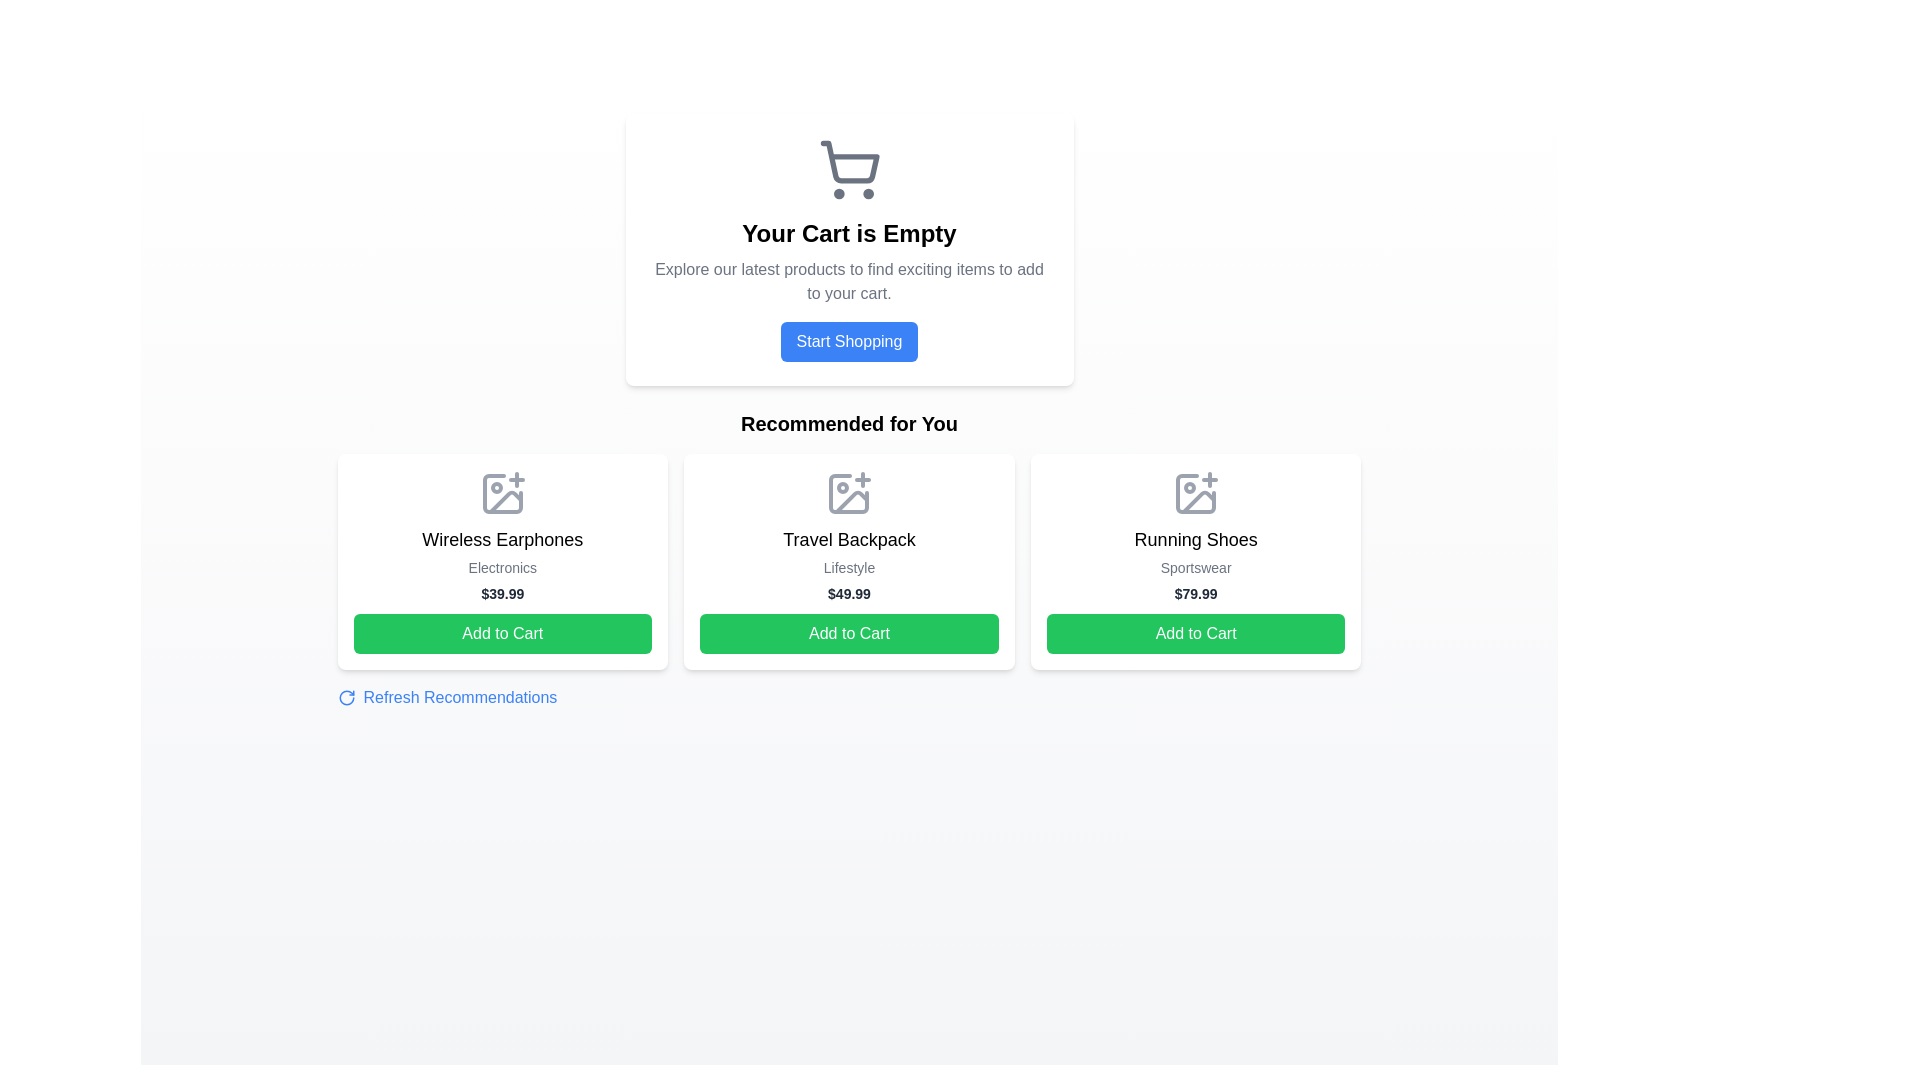 Image resolution: width=1920 pixels, height=1080 pixels. What do you see at coordinates (849, 593) in the screenshot?
I see `the price text label for the 'Travel Backpack' item located in the second recommendation card under the 'Recommended for You' section, which is positioned below the 'Lifestyle' category label and above the 'Add to Cart' button` at bounding box center [849, 593].